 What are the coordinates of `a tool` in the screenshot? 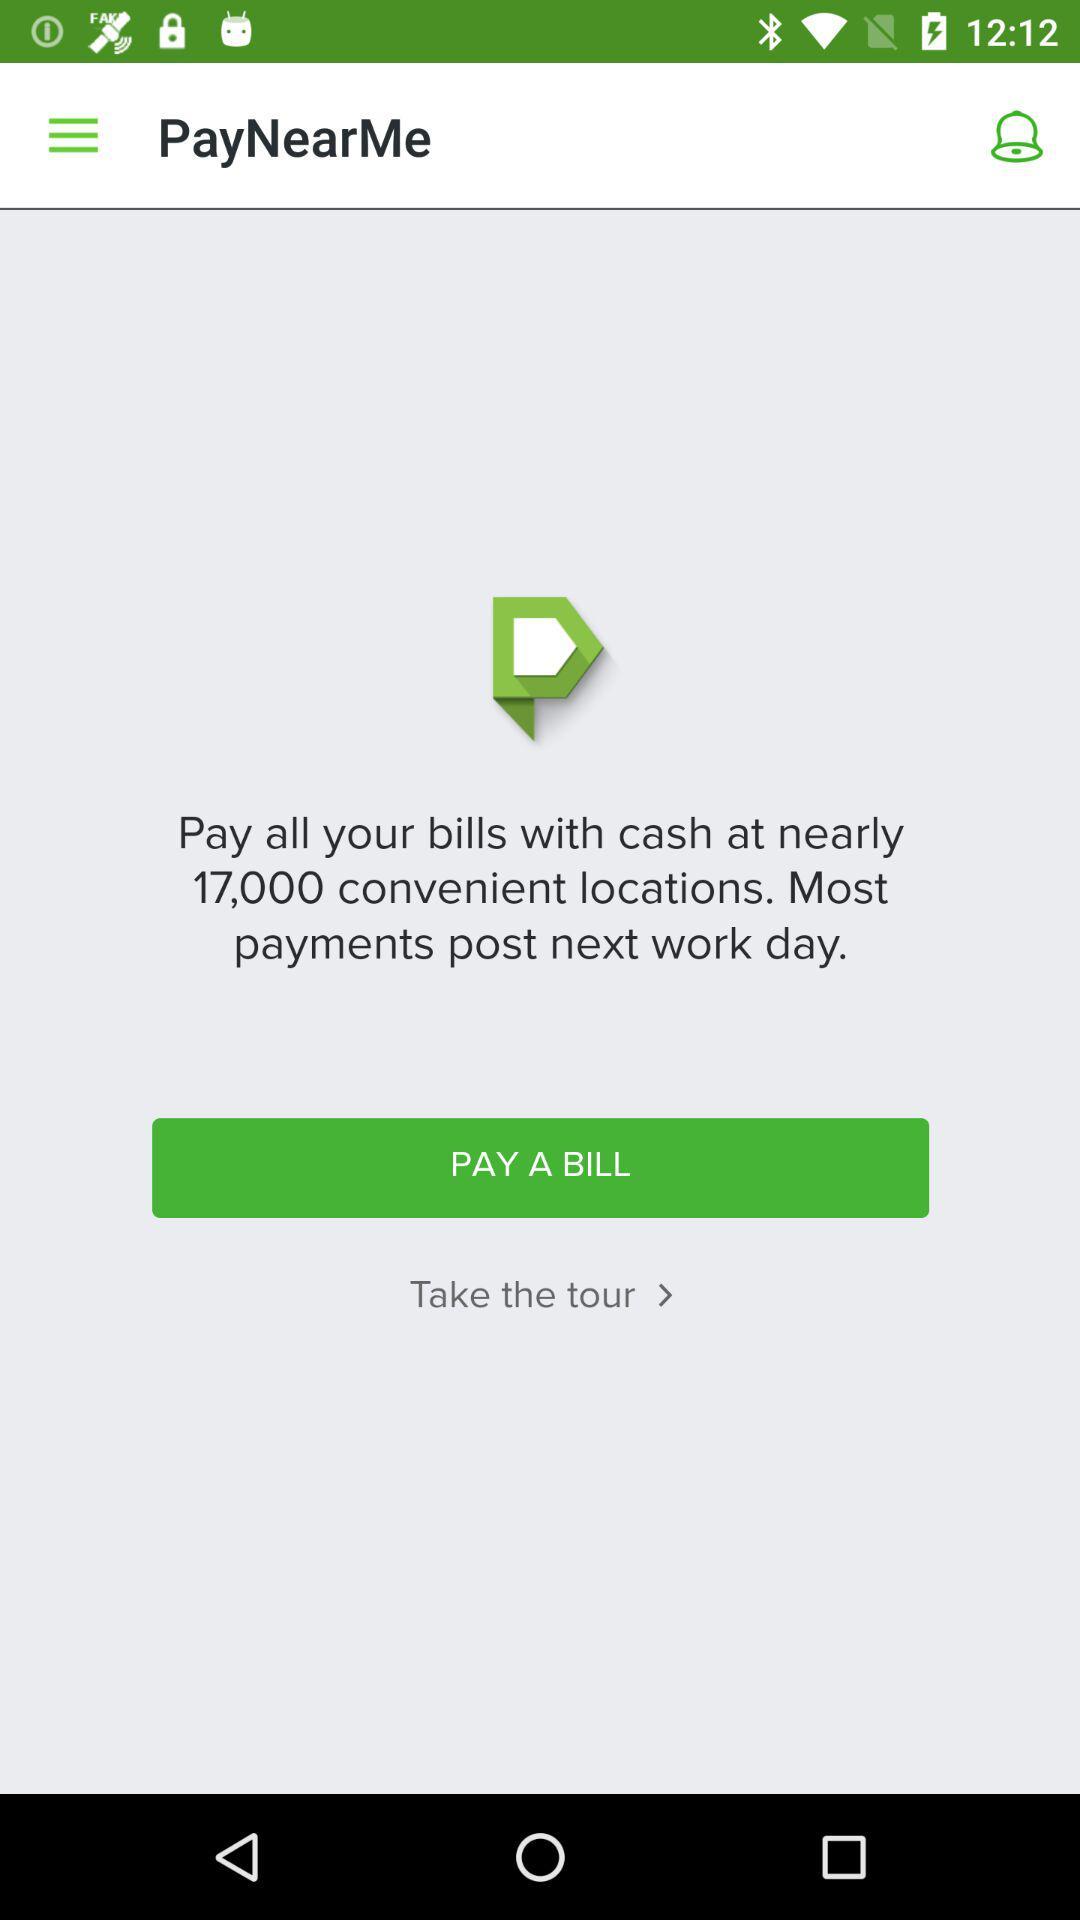 It's located at (1017, 135).